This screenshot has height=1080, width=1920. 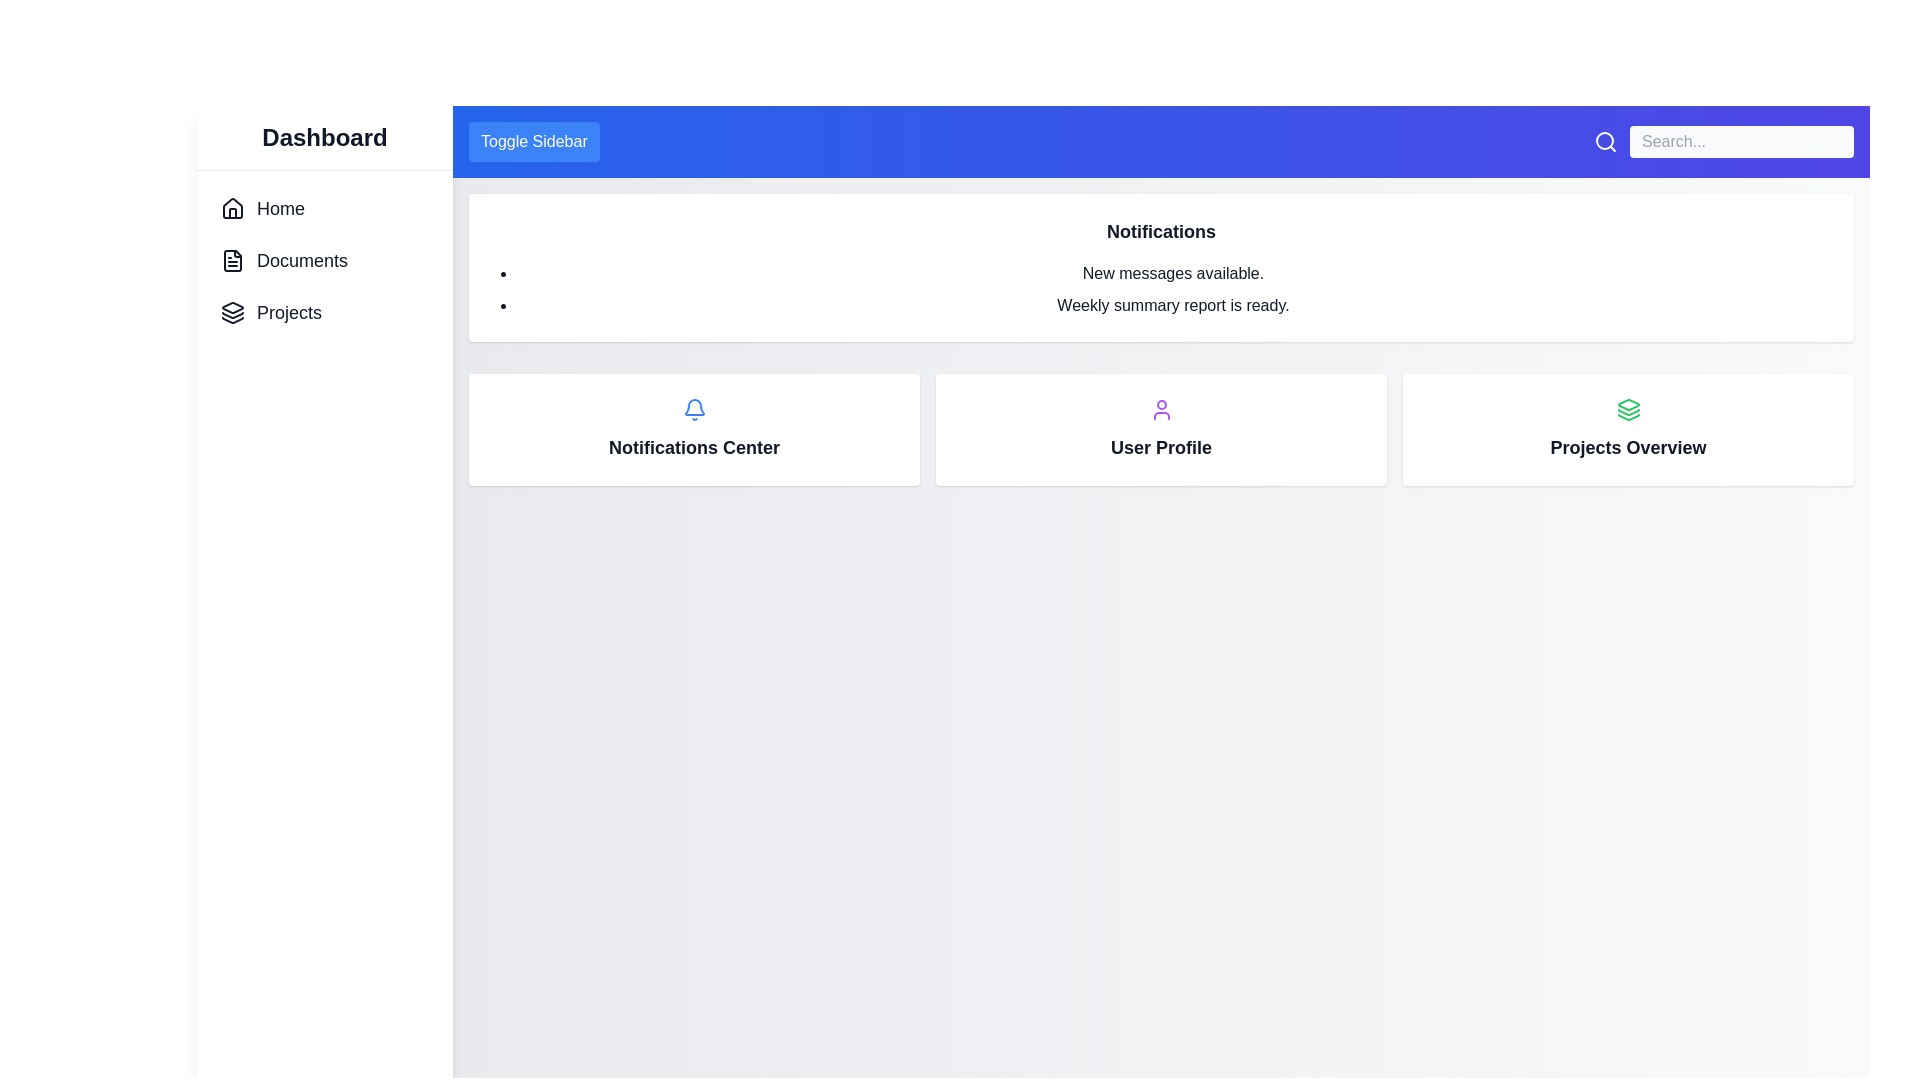 I want to click on keyboard navigation, so click(x=270, y=312).